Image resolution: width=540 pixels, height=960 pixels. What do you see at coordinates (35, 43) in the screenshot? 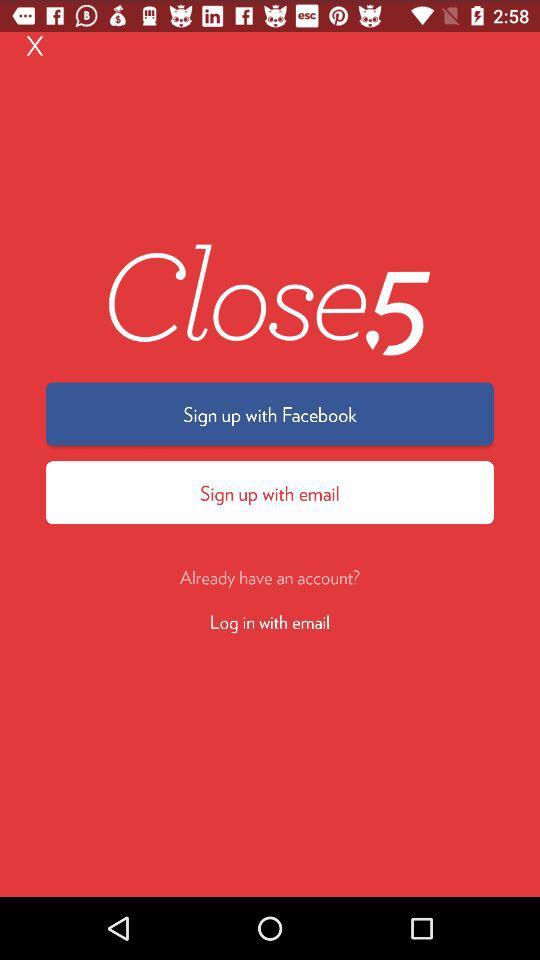
I see `the x at the top left corner` at bounding box center [35, 43].